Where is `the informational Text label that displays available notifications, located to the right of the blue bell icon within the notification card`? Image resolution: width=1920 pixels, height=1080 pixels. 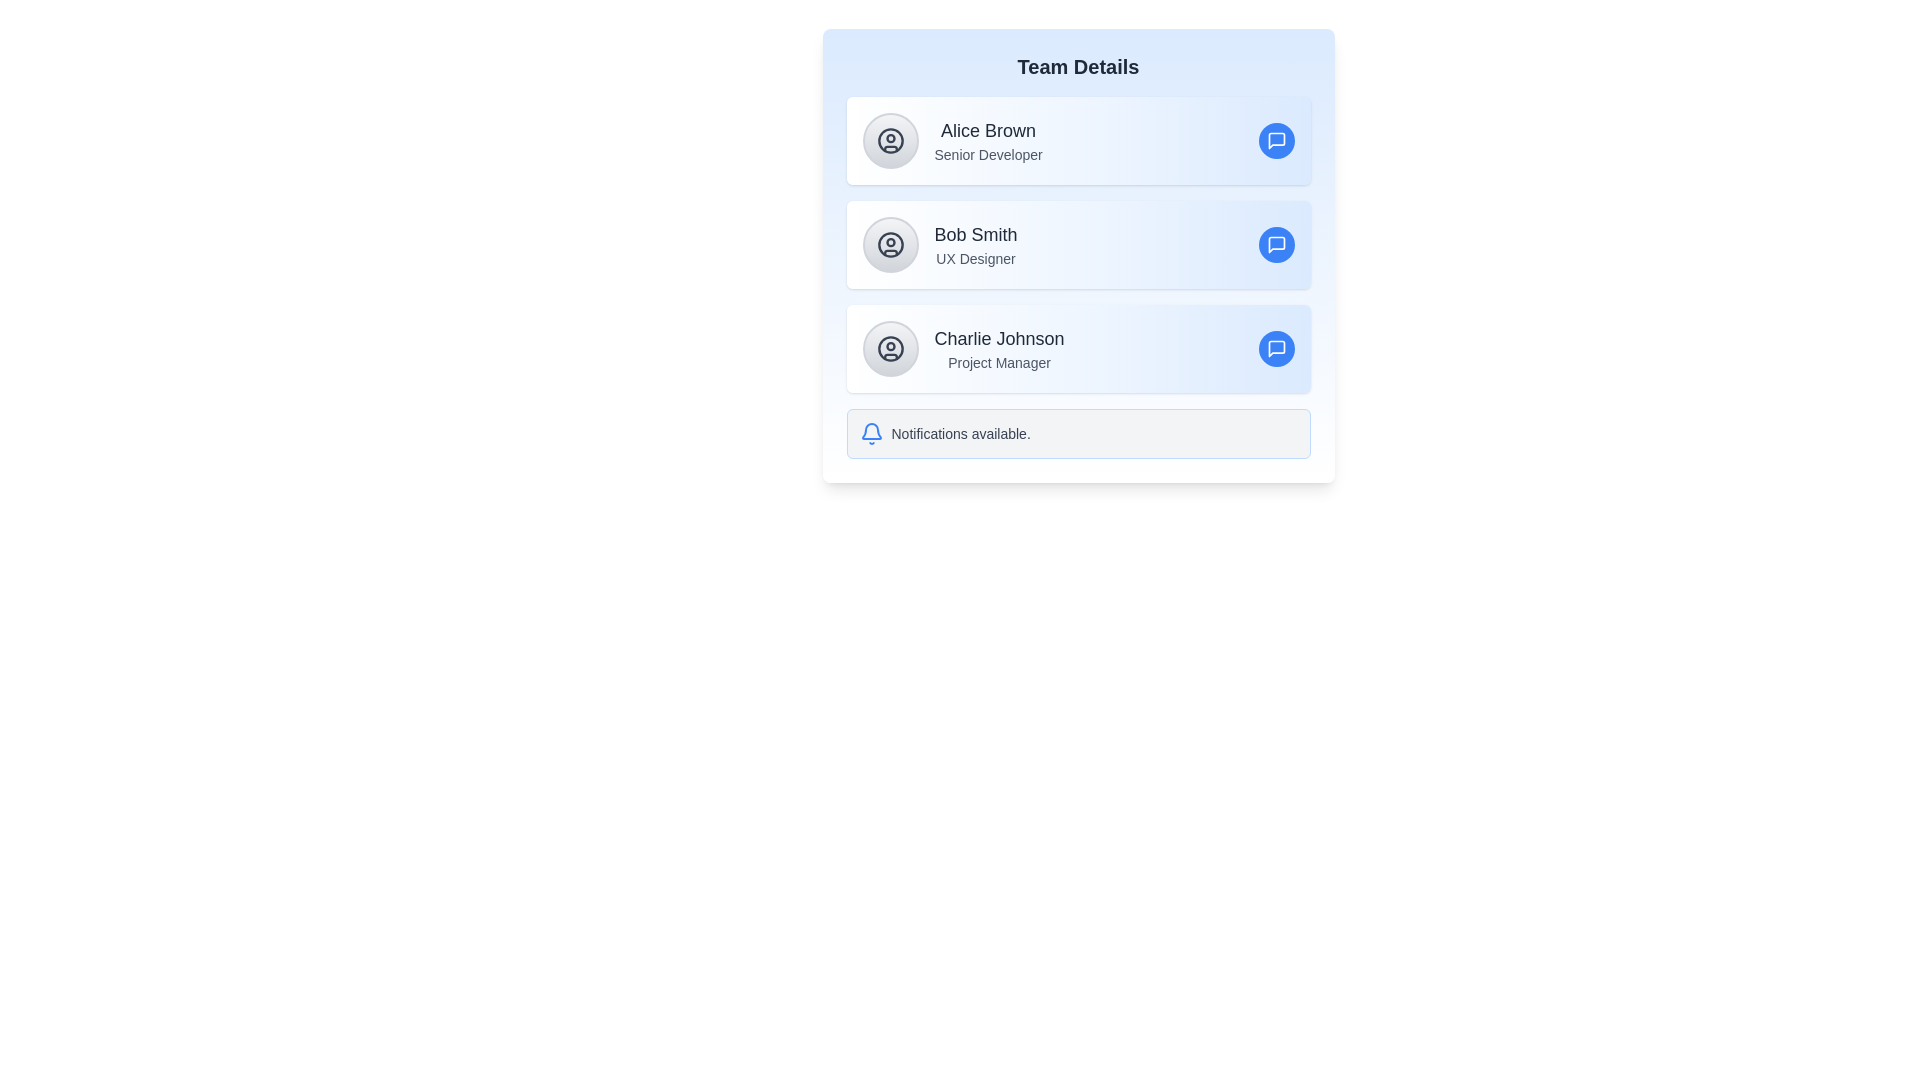
the informational Text label that displays available notifications, located to the right of the blue bell icon within the notification card is located at coordinates (961, 433).